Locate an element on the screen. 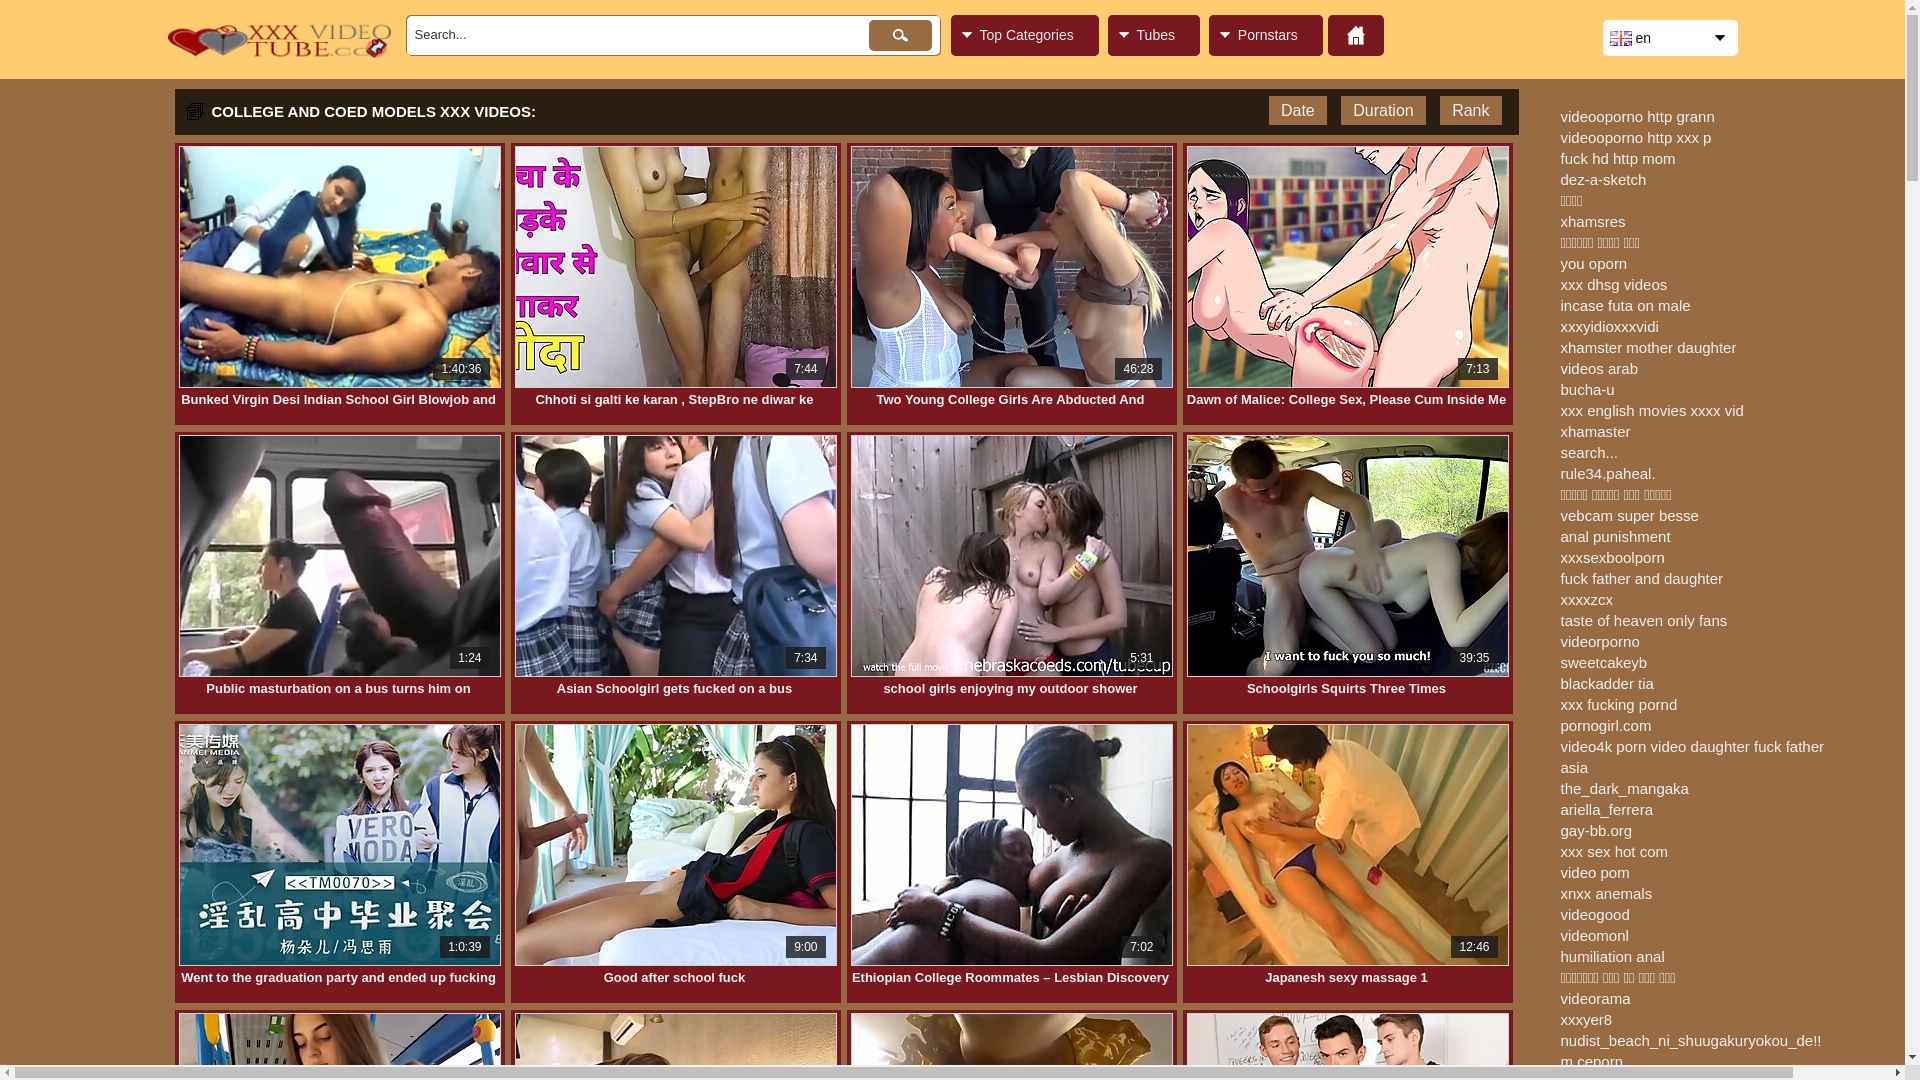 The height and width of the screenshot is (1080, 1920). 'fuck hd http mom' is located at coordinates (1617, 157).